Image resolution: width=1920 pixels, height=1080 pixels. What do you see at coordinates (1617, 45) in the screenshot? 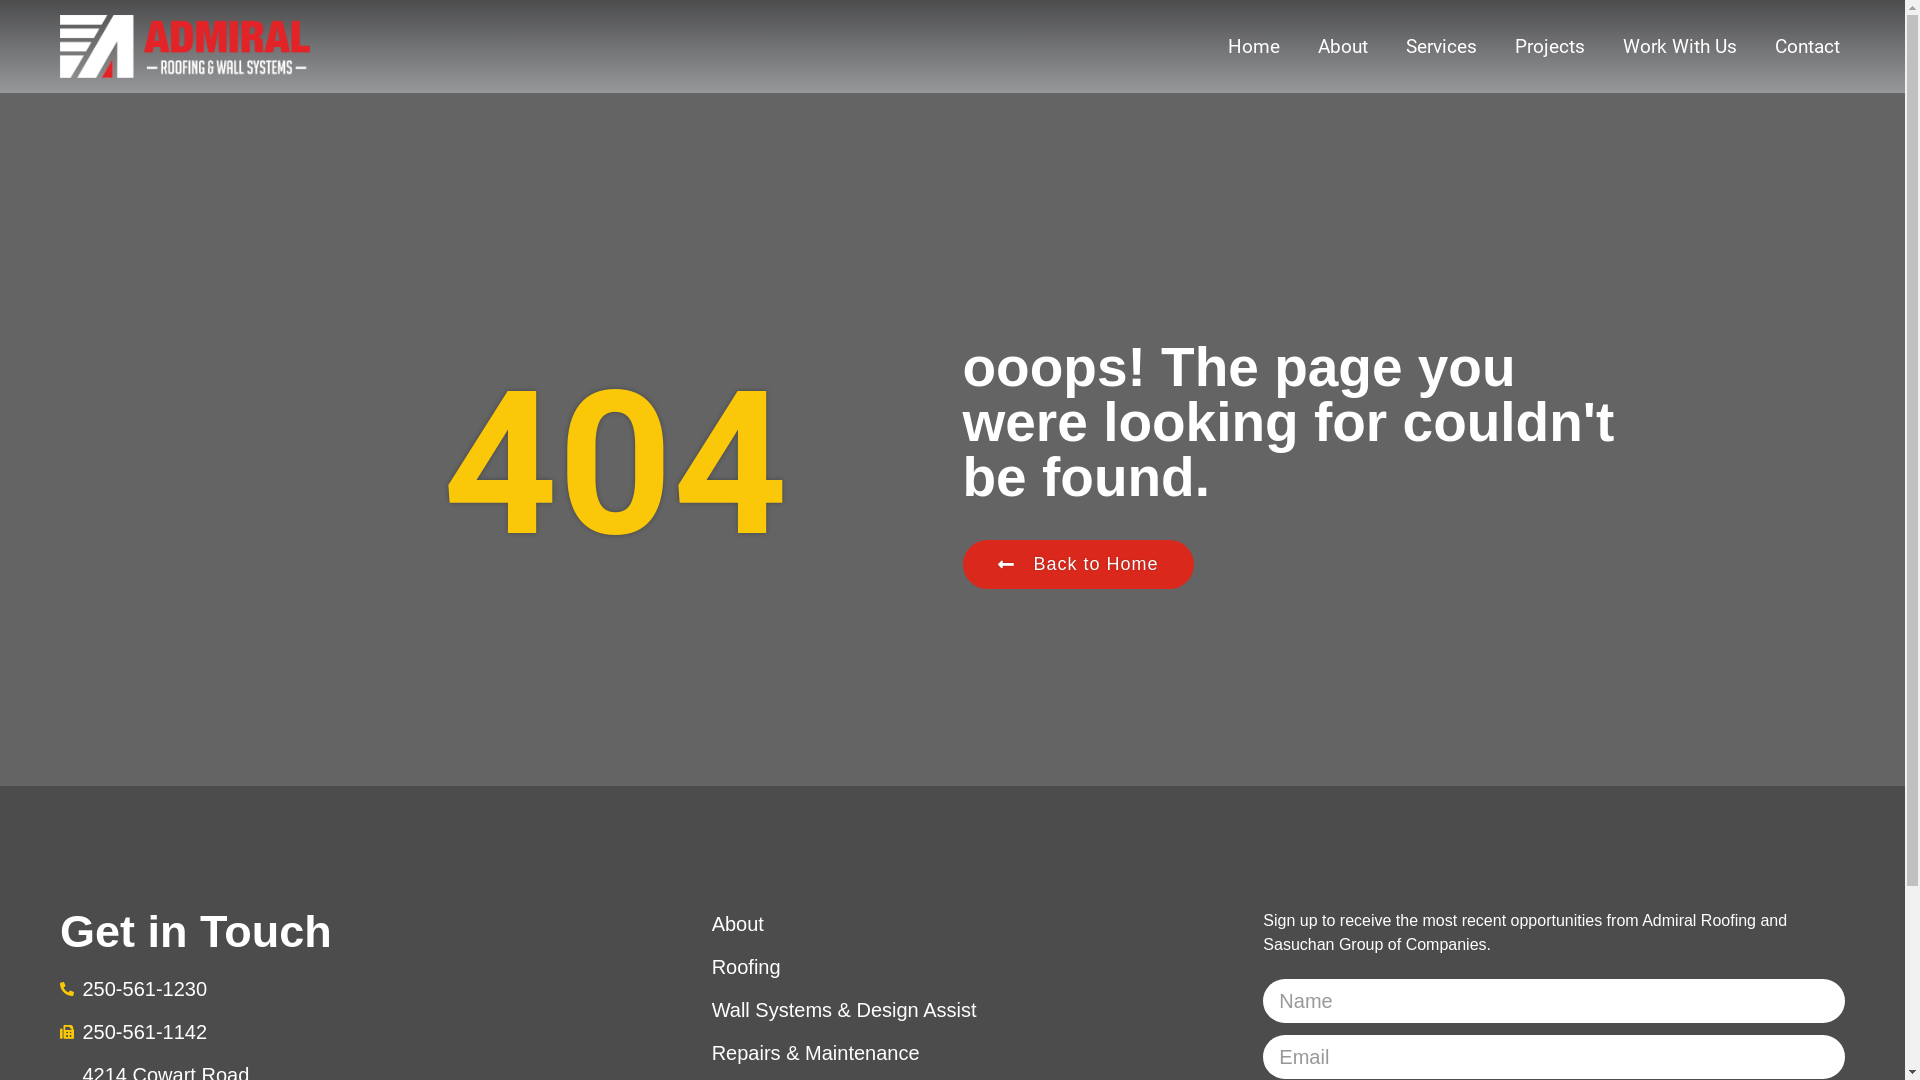
I see `'Work With Us'` at bounding box center [1617, 45].